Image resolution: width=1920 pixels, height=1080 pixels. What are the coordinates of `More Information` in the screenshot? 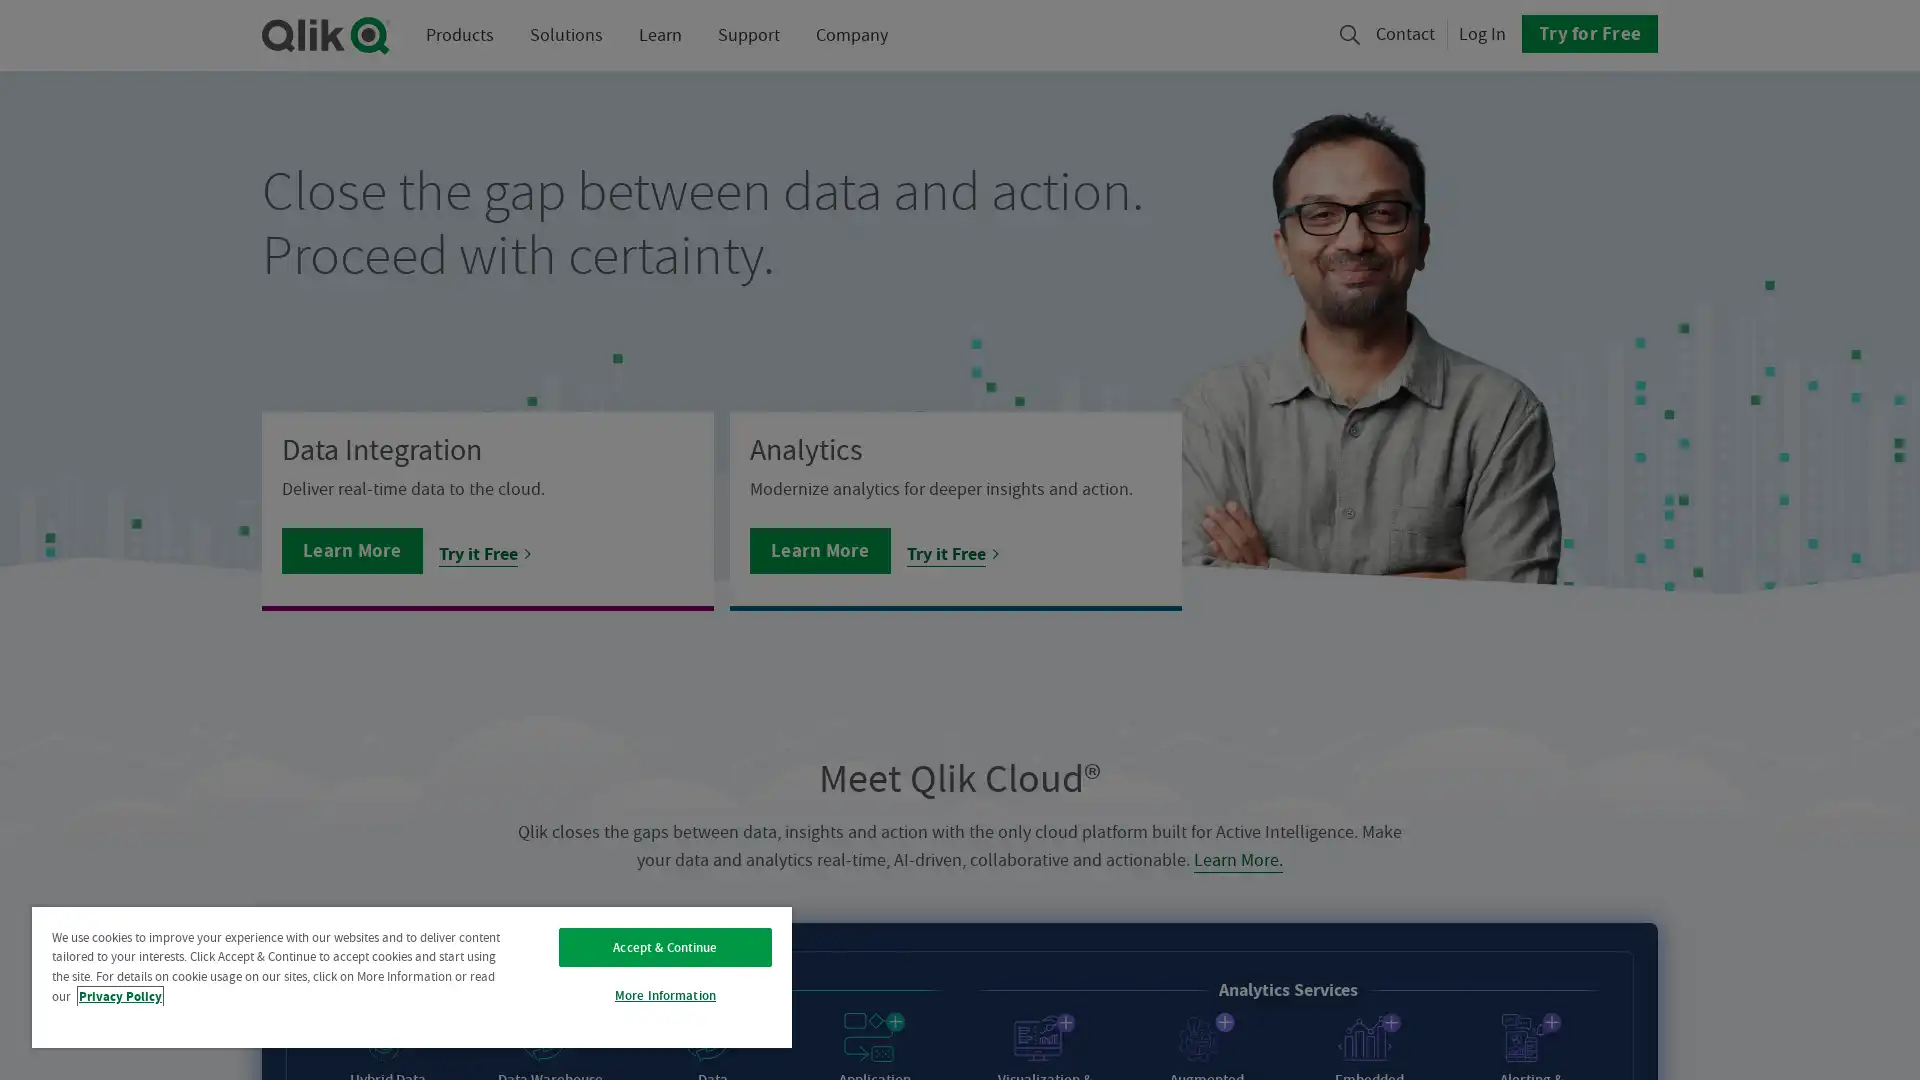 It's located at (664, 995).